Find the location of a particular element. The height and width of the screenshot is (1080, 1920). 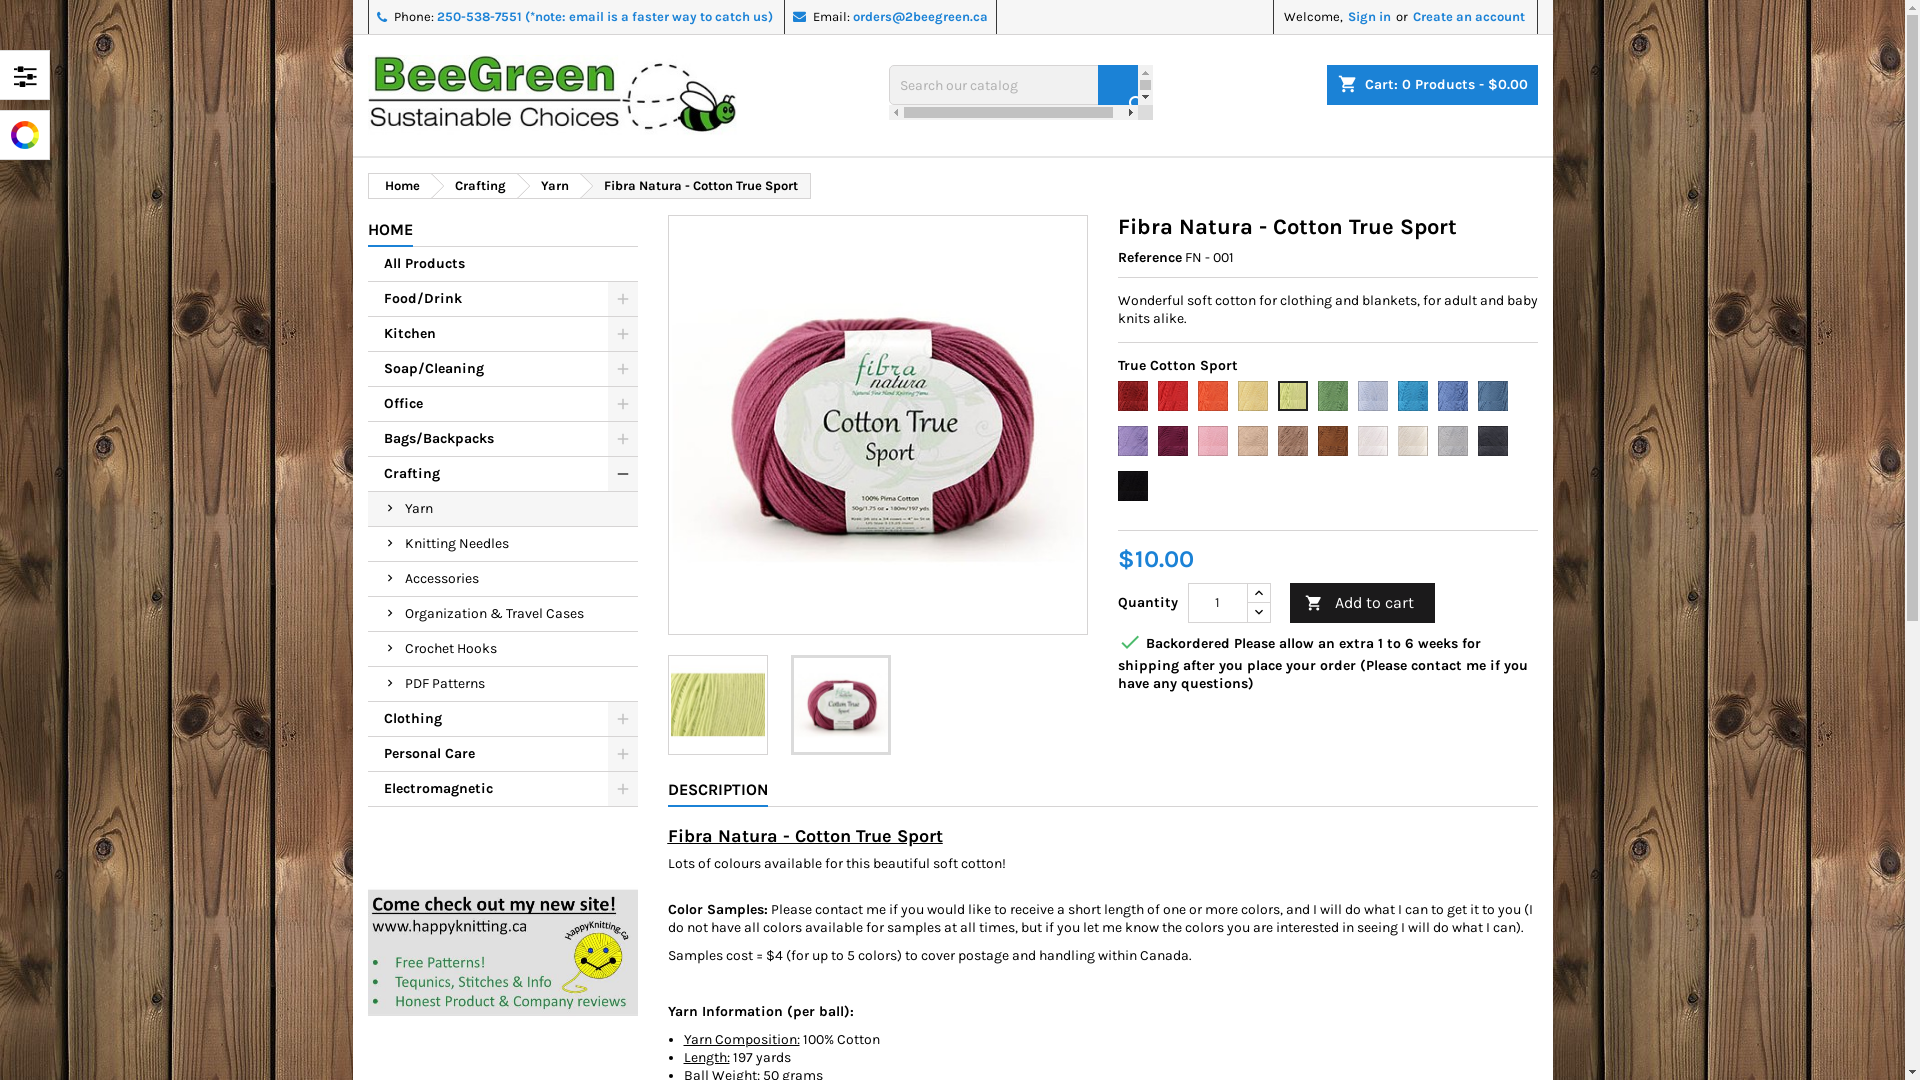

'shopping_cart is located at coordinates (1325, 83).